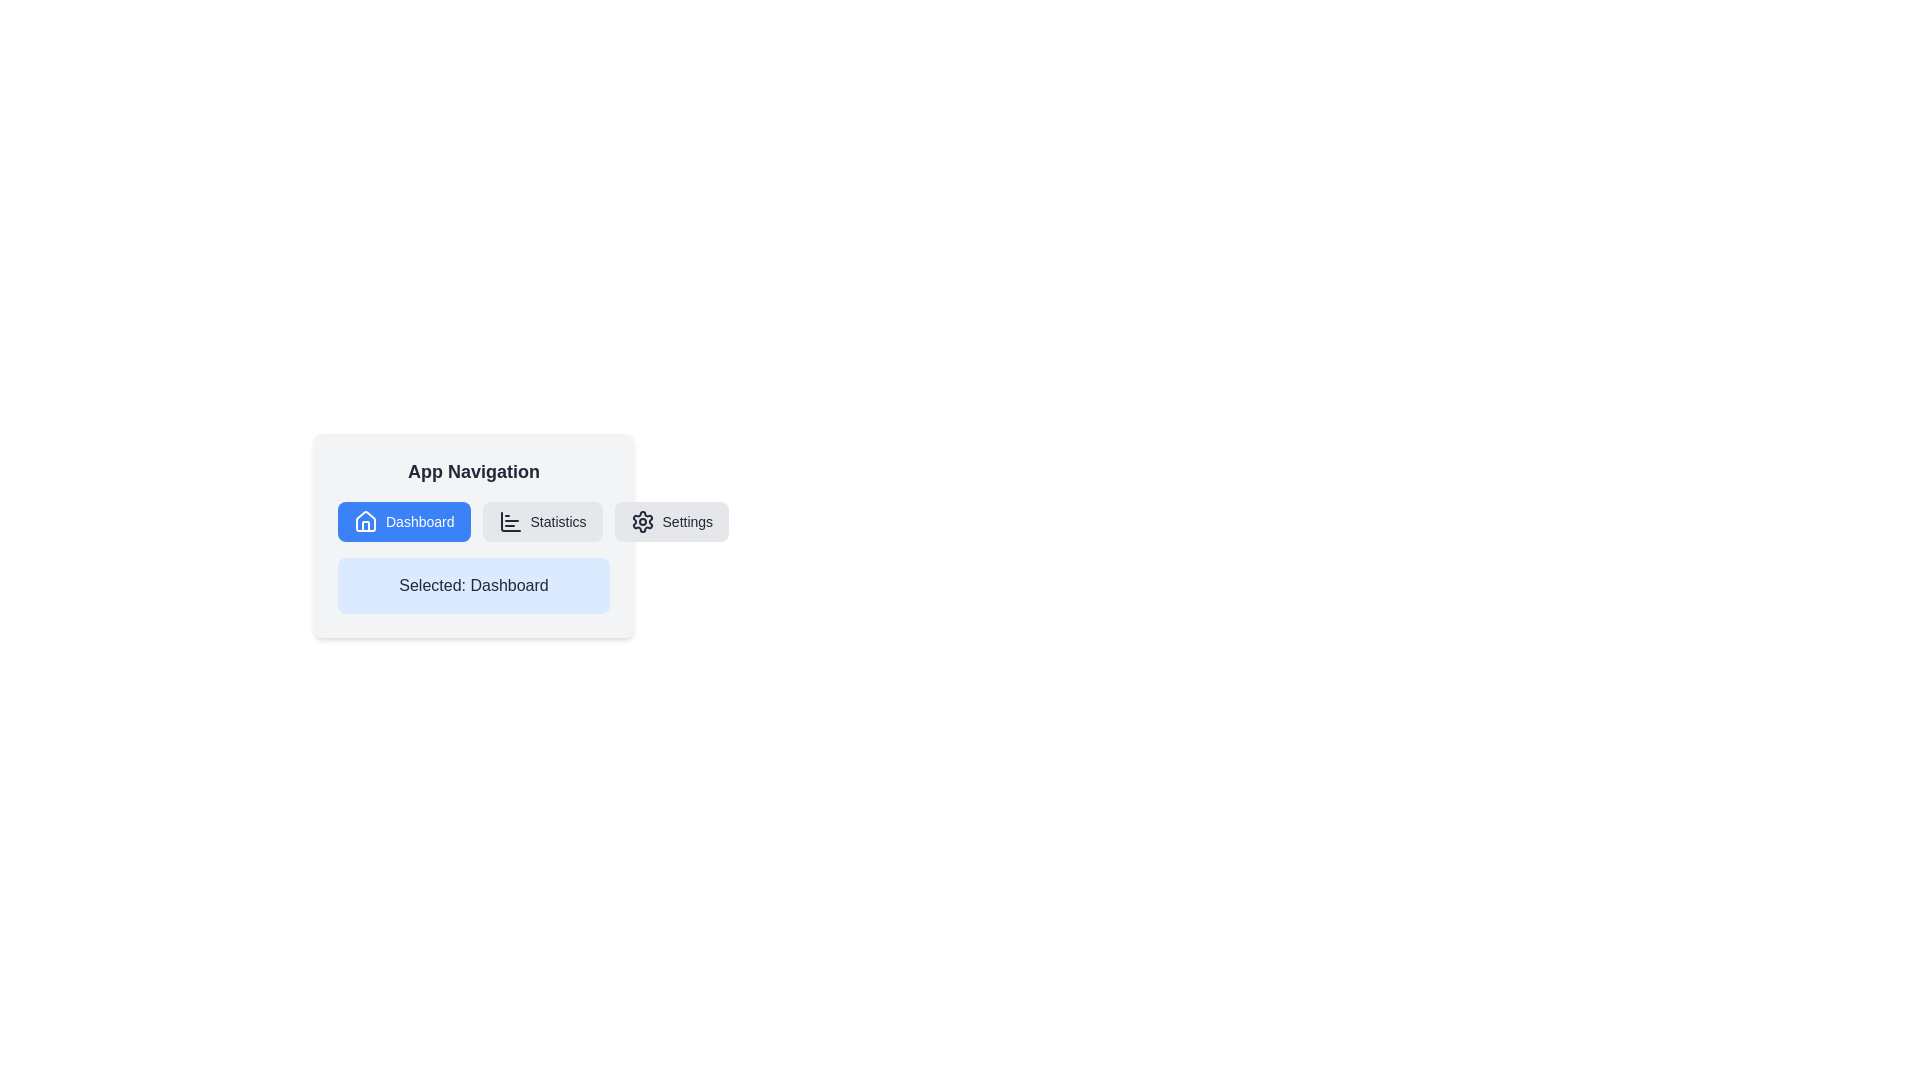  What do you see at coordinates (473, 471) in the screenshot?
I see `the text label 'App Navigation' which is bold, dark gray, and located at the top center of a card-like area` at bounding box center [473, 471].